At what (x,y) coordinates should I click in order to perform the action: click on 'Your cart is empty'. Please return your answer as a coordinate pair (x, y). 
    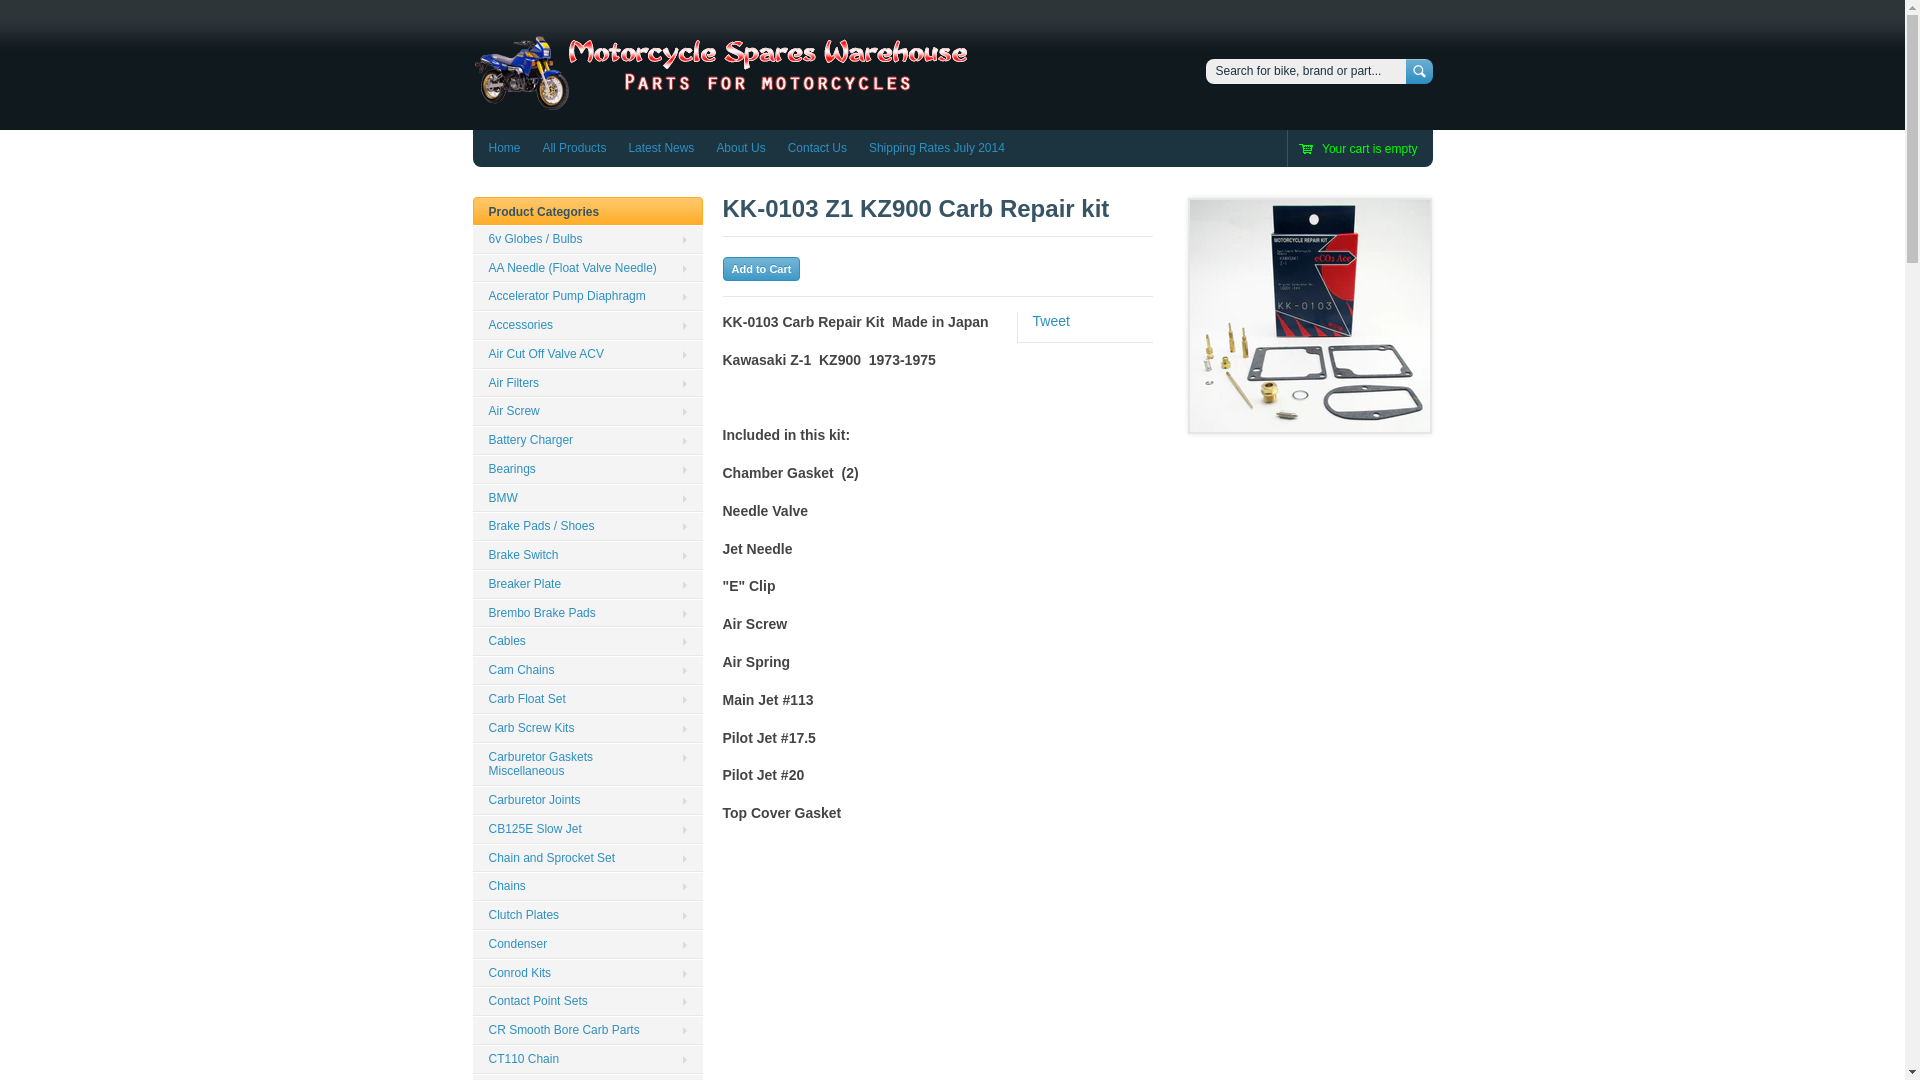
    Looking at the image, I should click on (1359, 148).